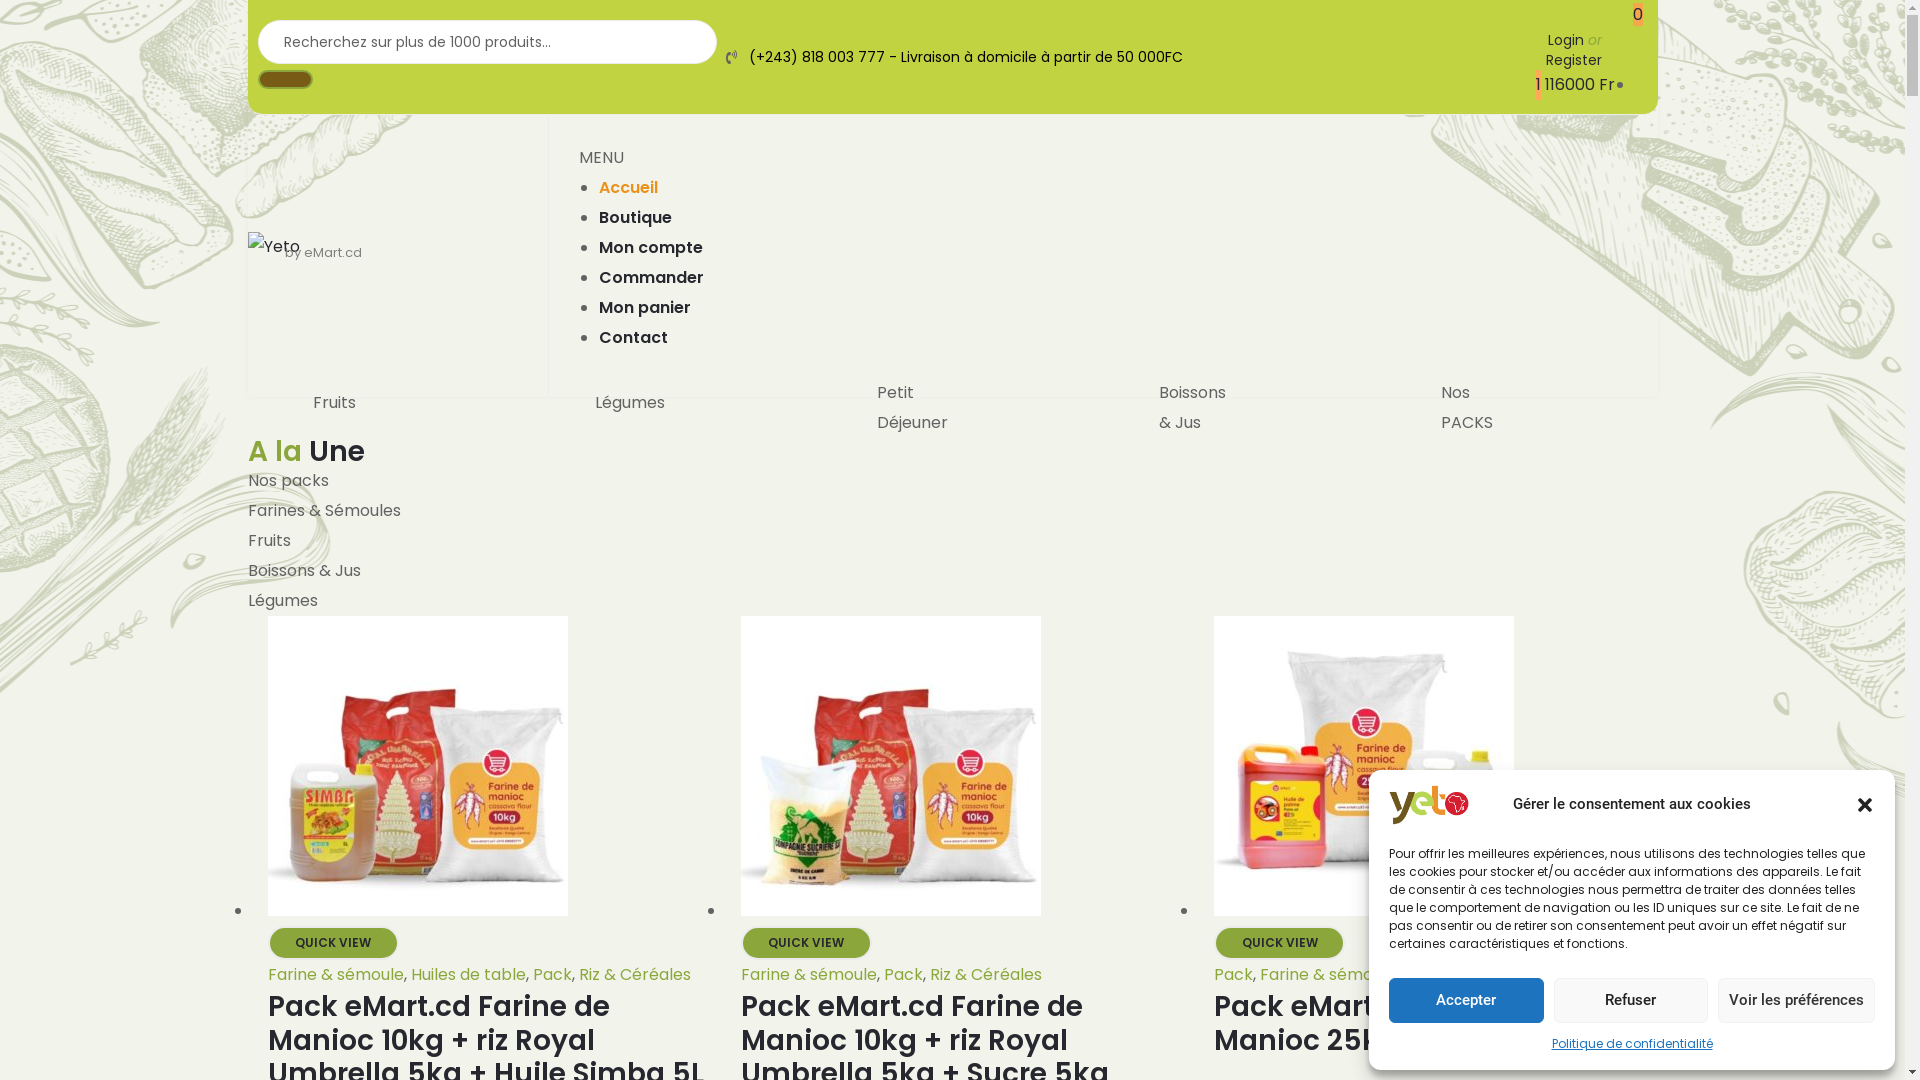  I want to click on 'Refuser', so click(1631, 1000).